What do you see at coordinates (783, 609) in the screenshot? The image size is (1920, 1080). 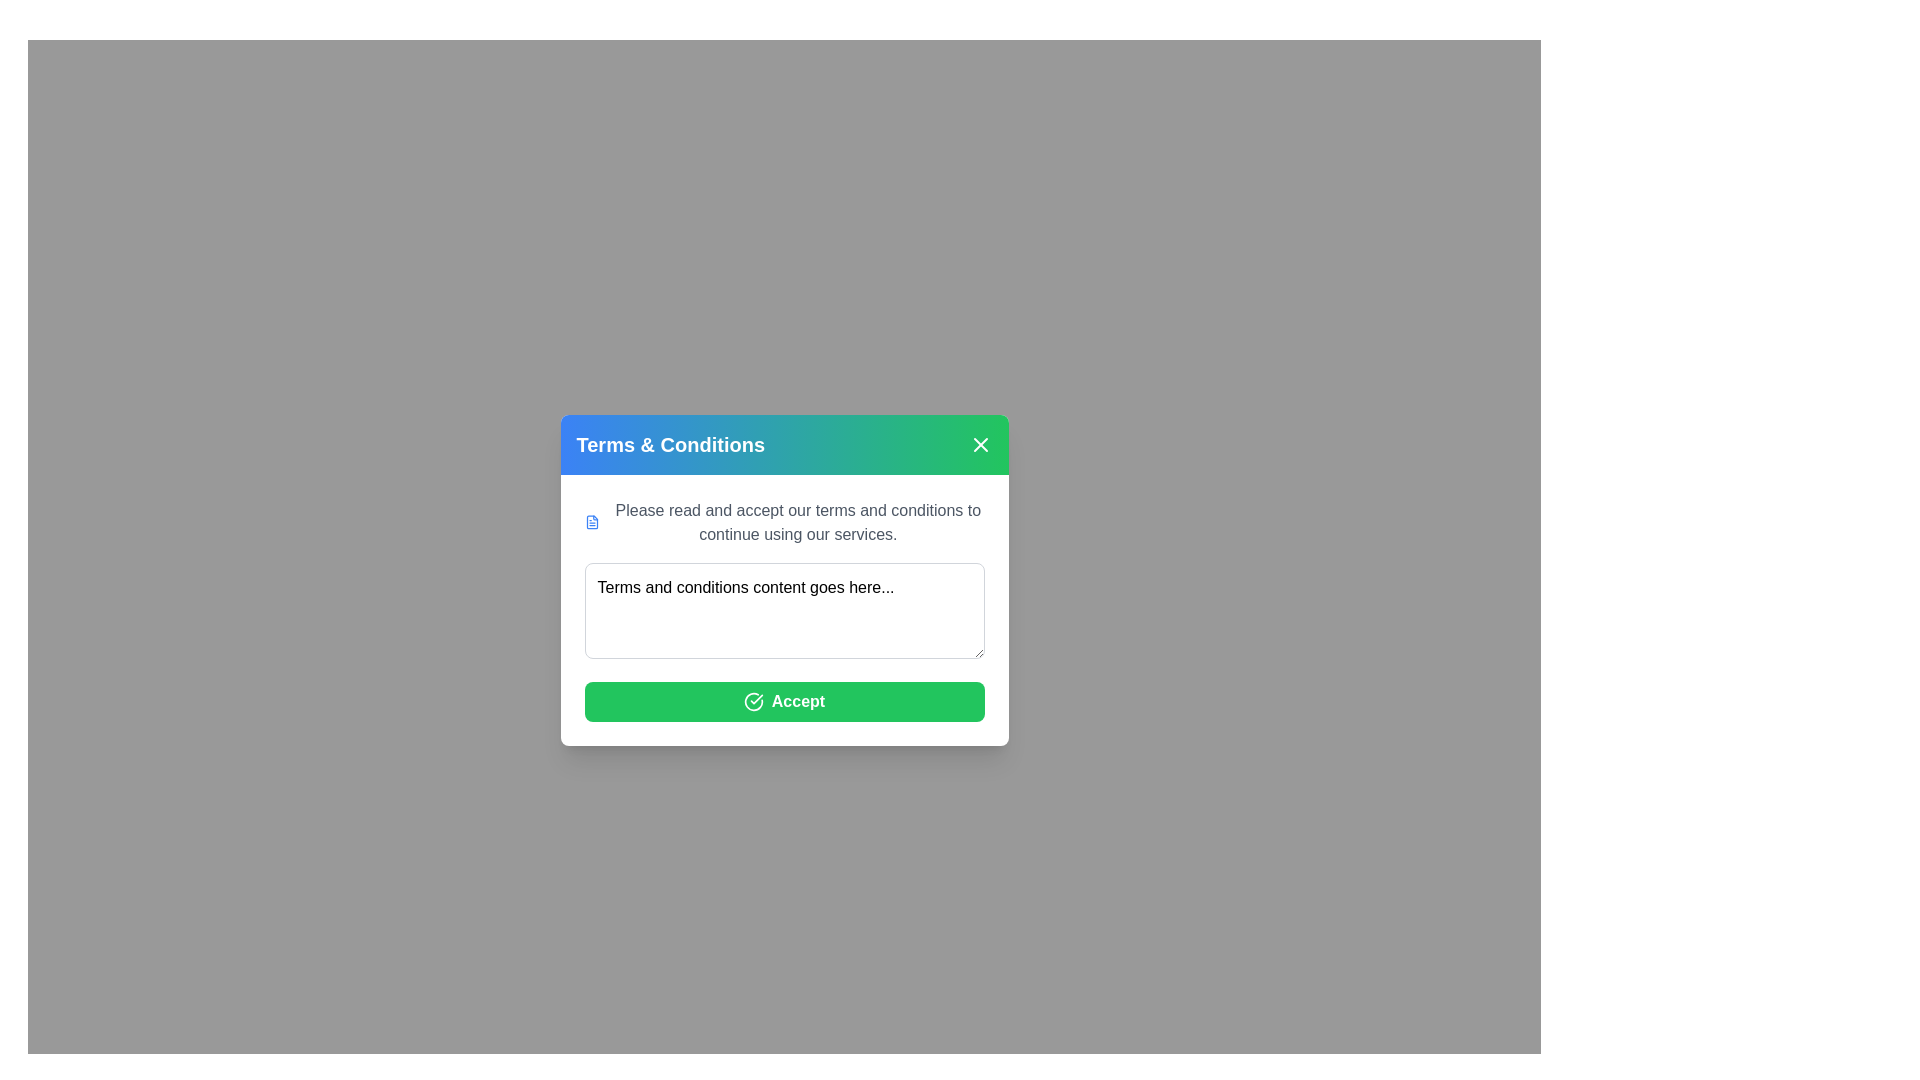 I see `the textarea to focus on it for reading` at bounding box center [783, 609].